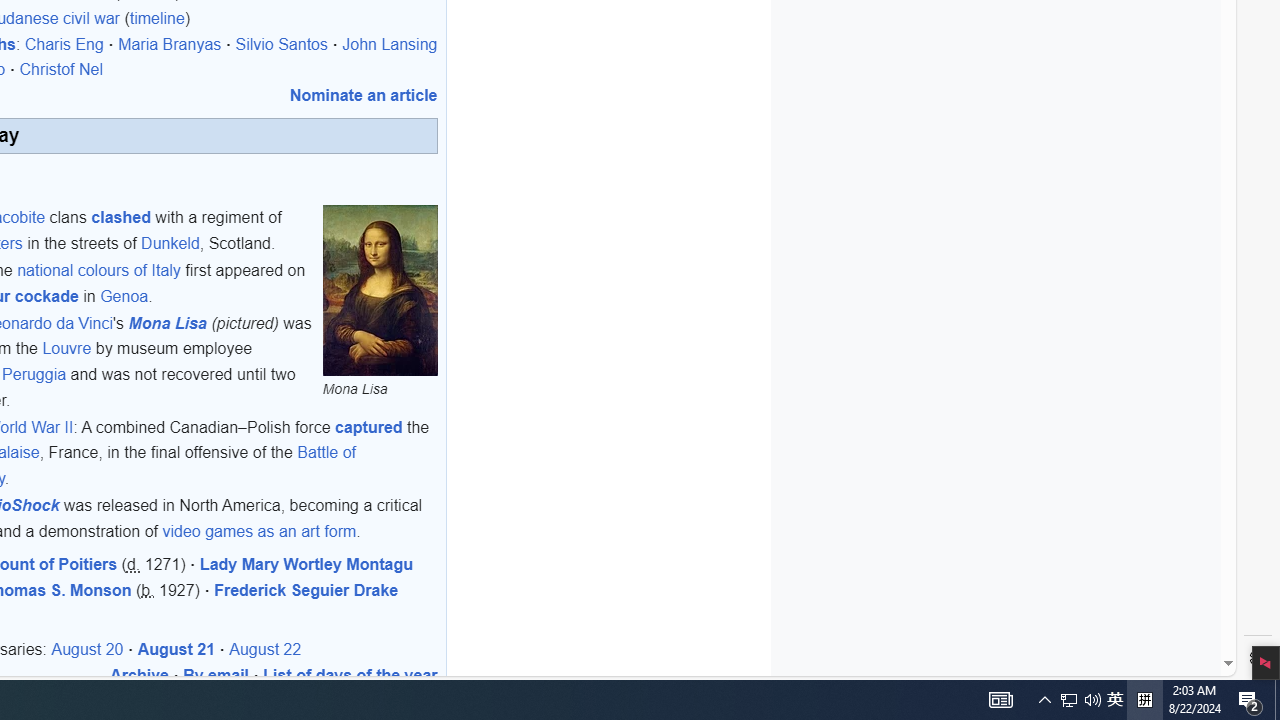  Describe the element at coordinates (169, 44) in the screenshot. I see `'Maria Branyas'` at that location.